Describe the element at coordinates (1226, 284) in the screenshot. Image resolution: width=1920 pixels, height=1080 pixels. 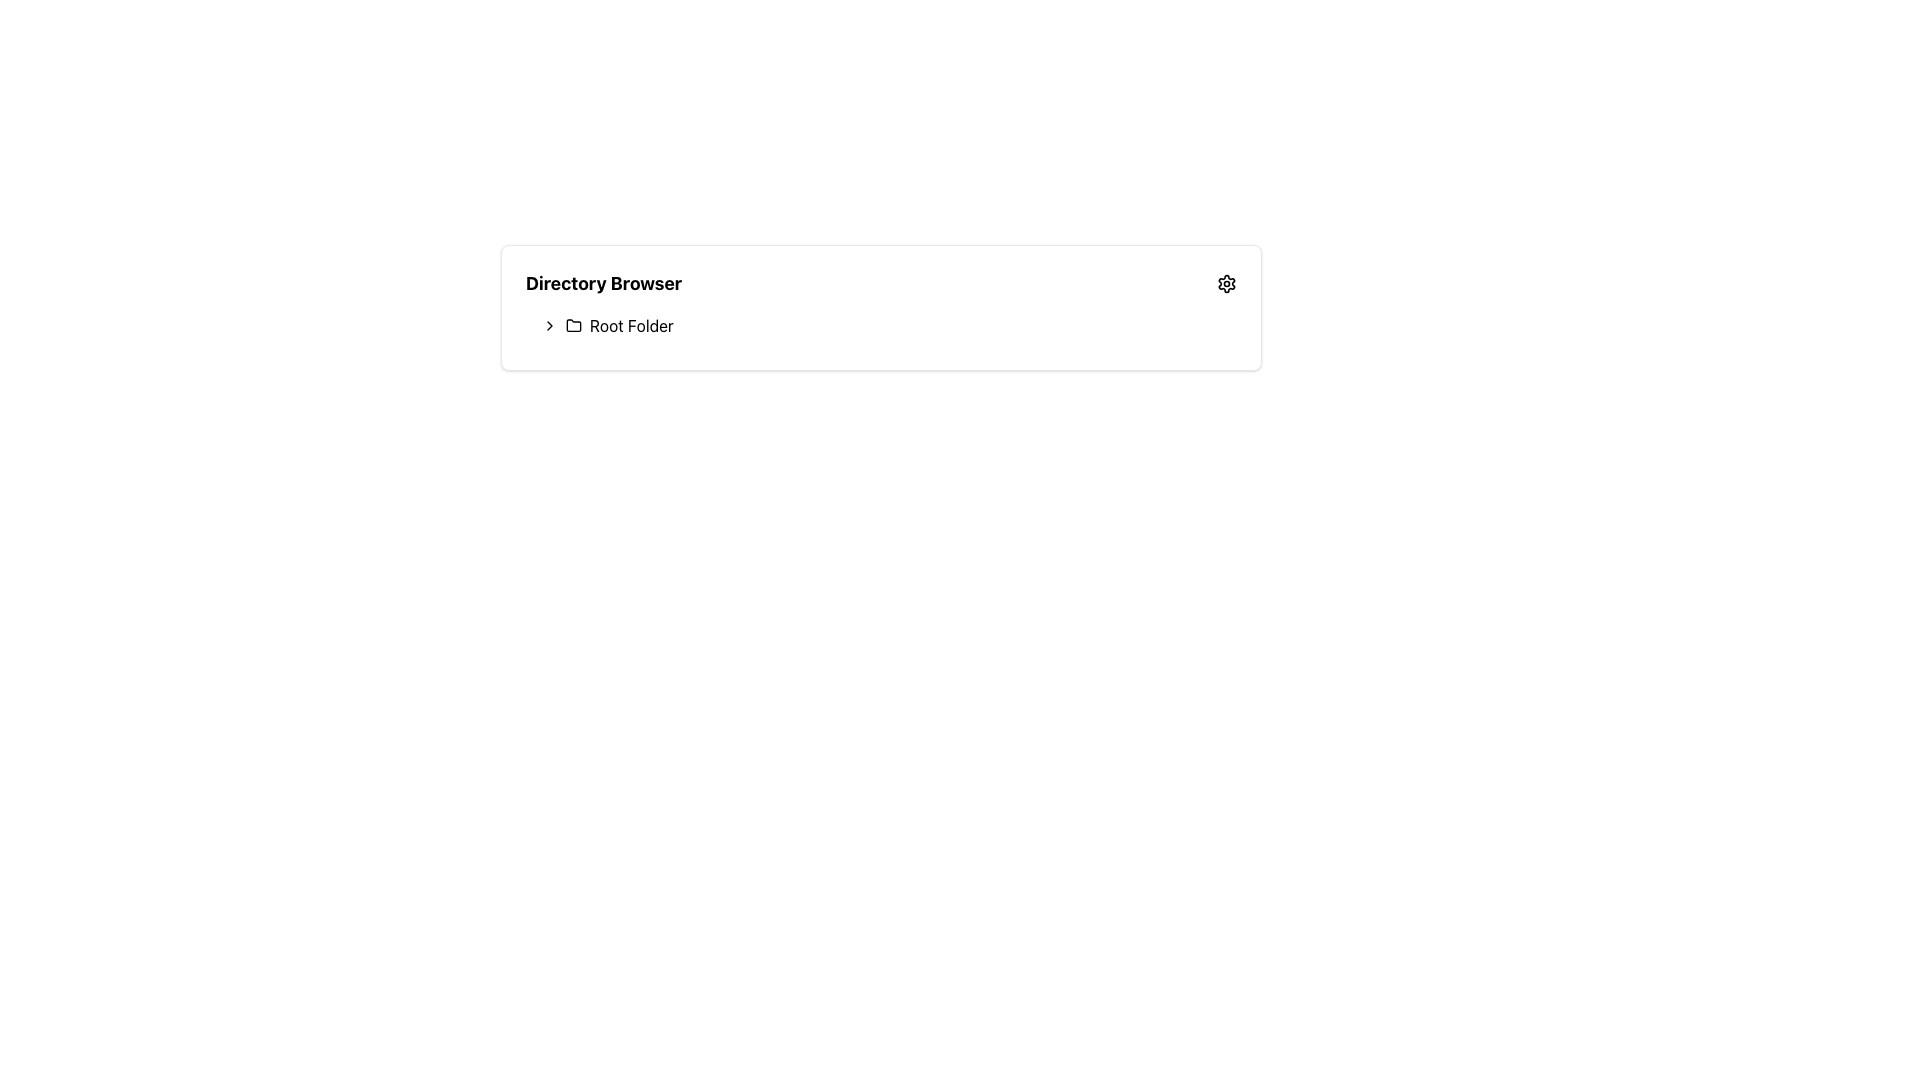
I see `the settings icon button located in the top-right corner of the 'Directory Browser'` at that location.